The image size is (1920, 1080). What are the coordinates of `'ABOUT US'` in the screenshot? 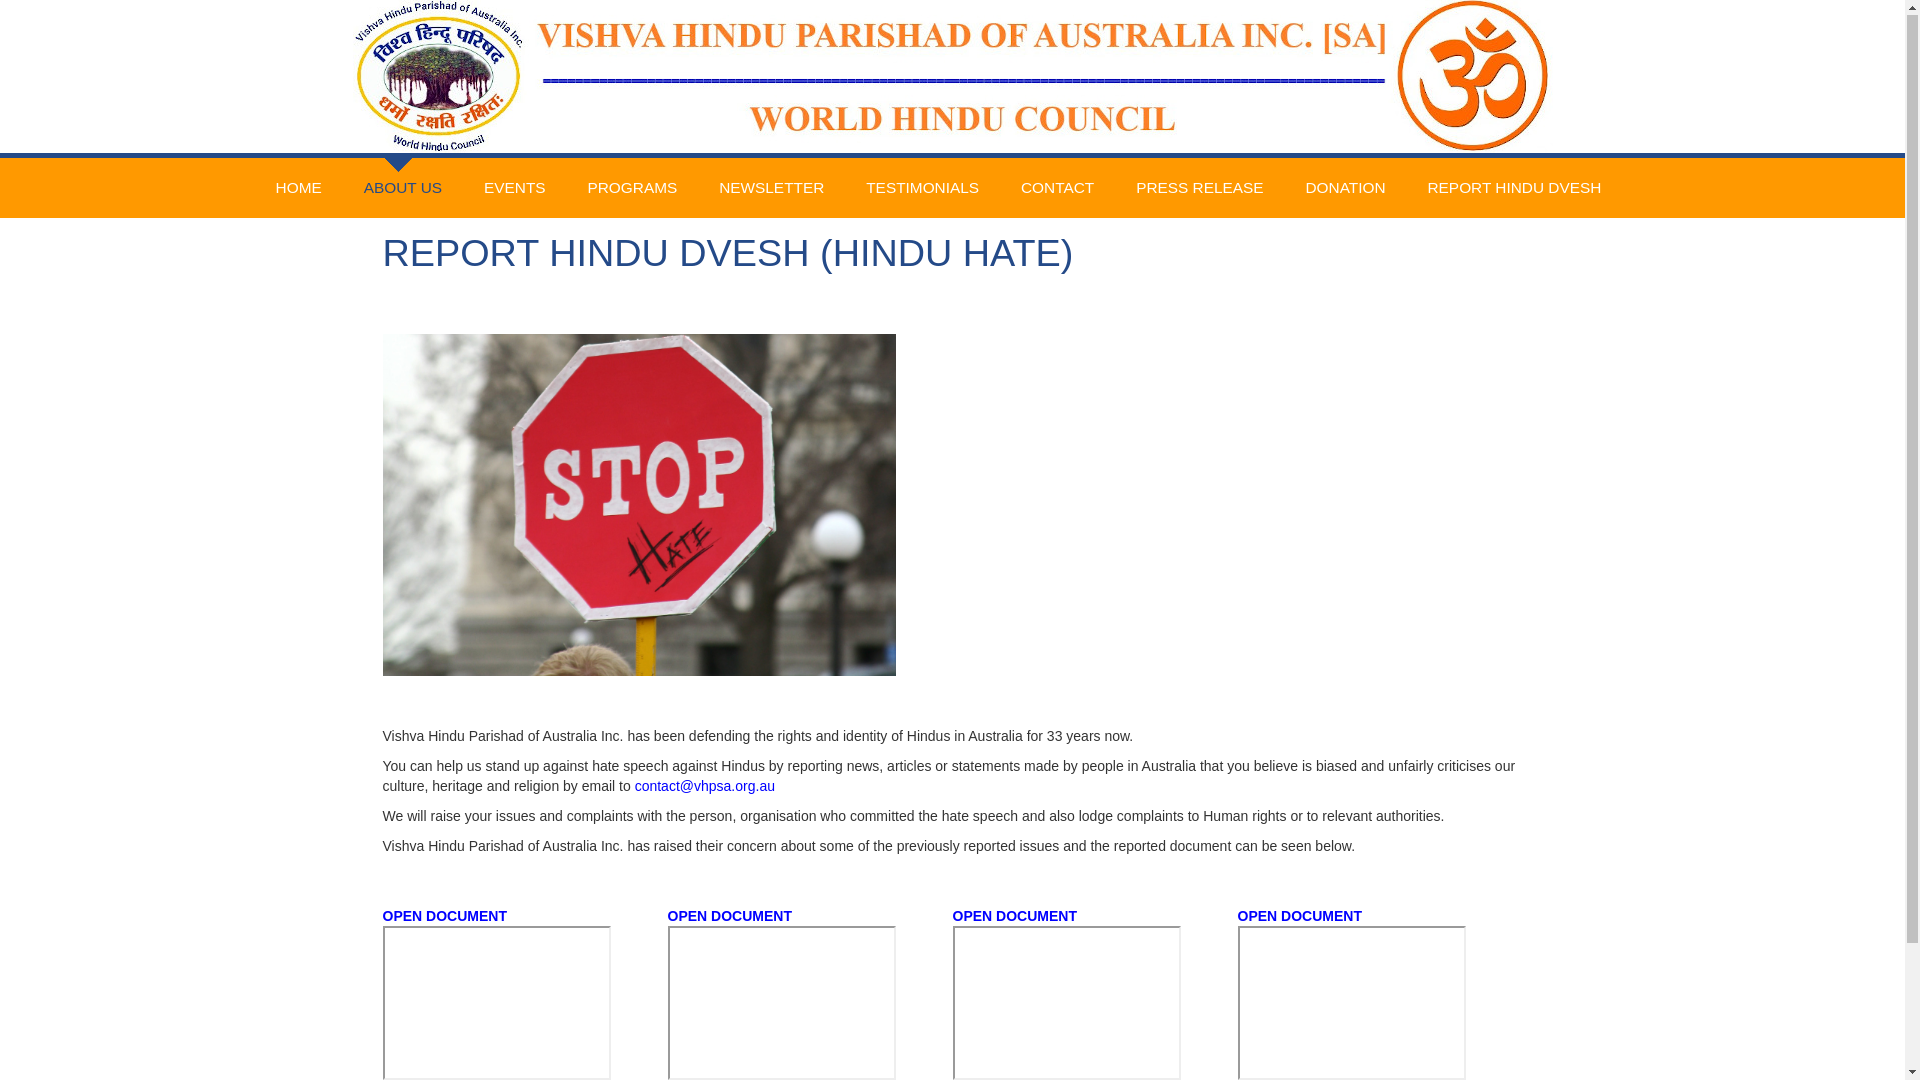 It's located at (402, 168).